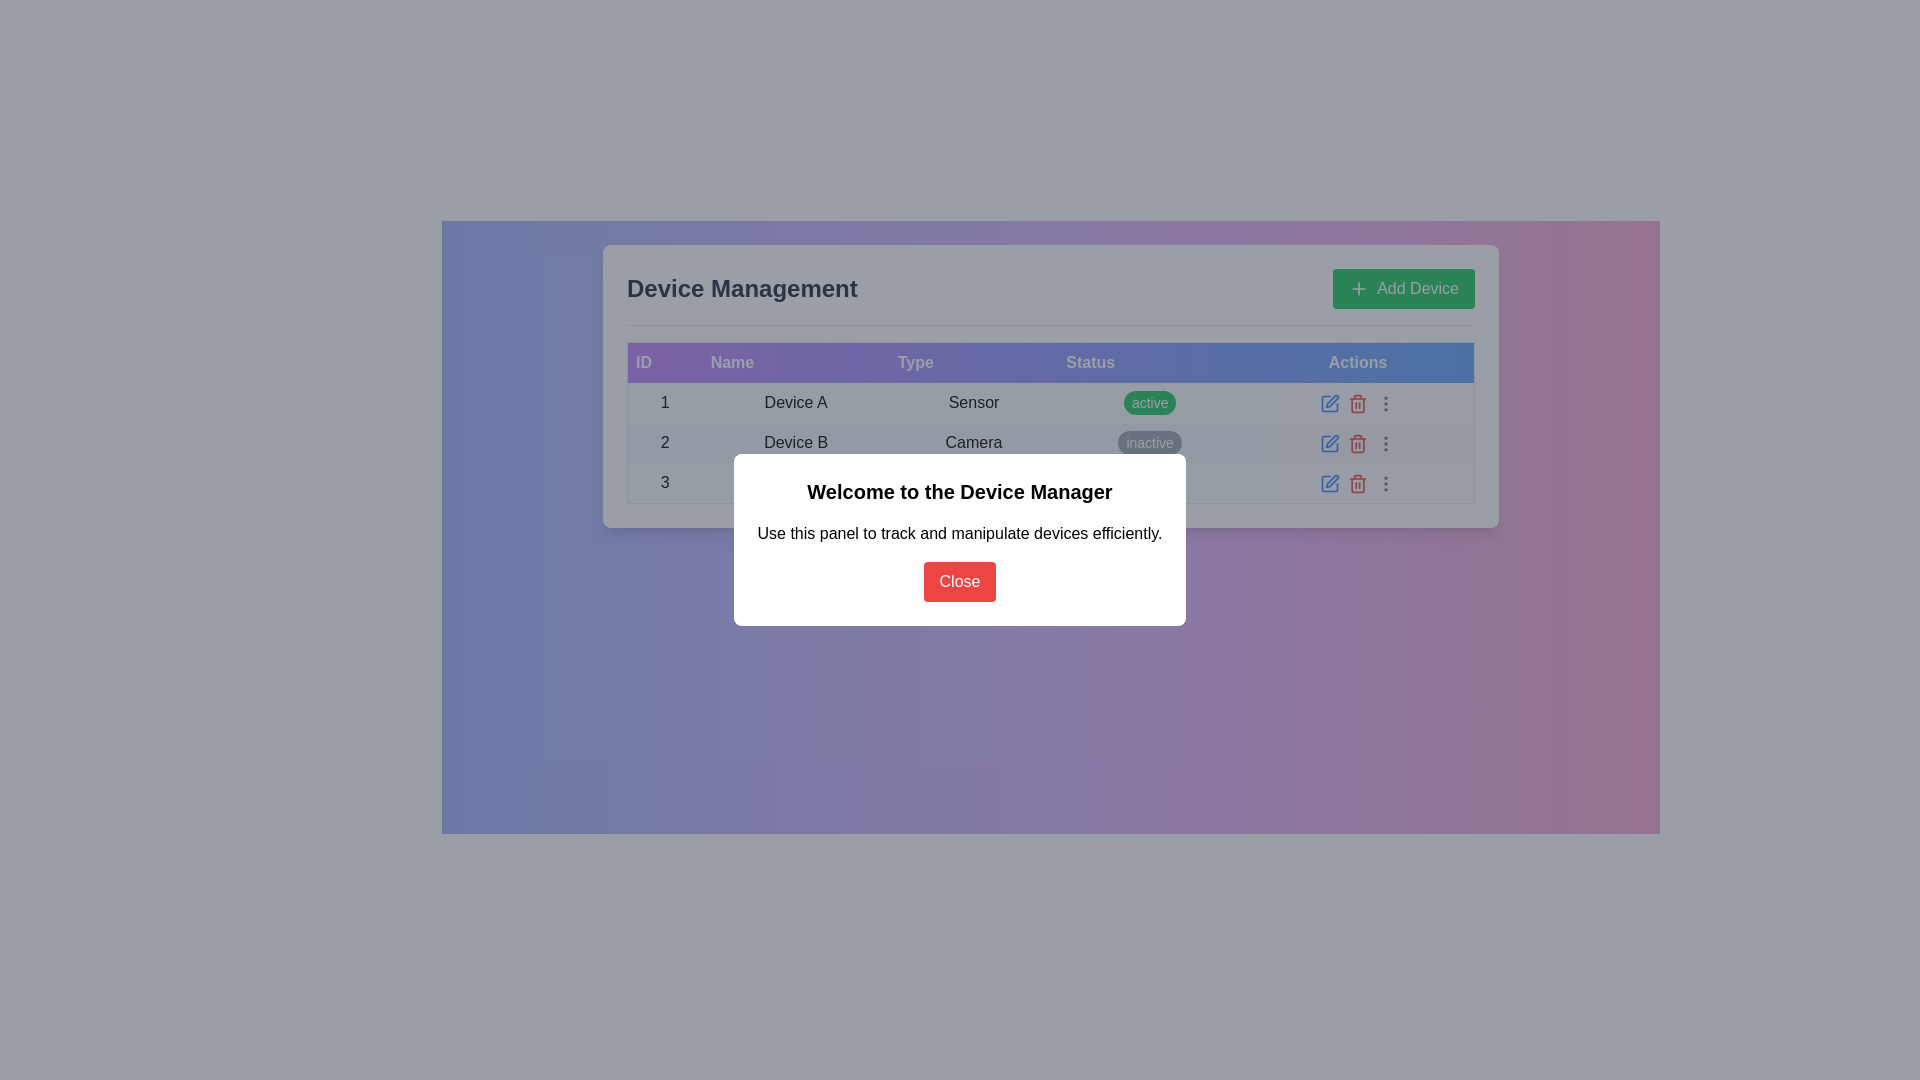 The width and height of the screenshot is (1920, 1080). Describe the element at coordinates (665, 402) in the screenshot. I see `the top-left table cell under the 'ID' column, which indicates the unique identifier for 'Device A'` at that location.